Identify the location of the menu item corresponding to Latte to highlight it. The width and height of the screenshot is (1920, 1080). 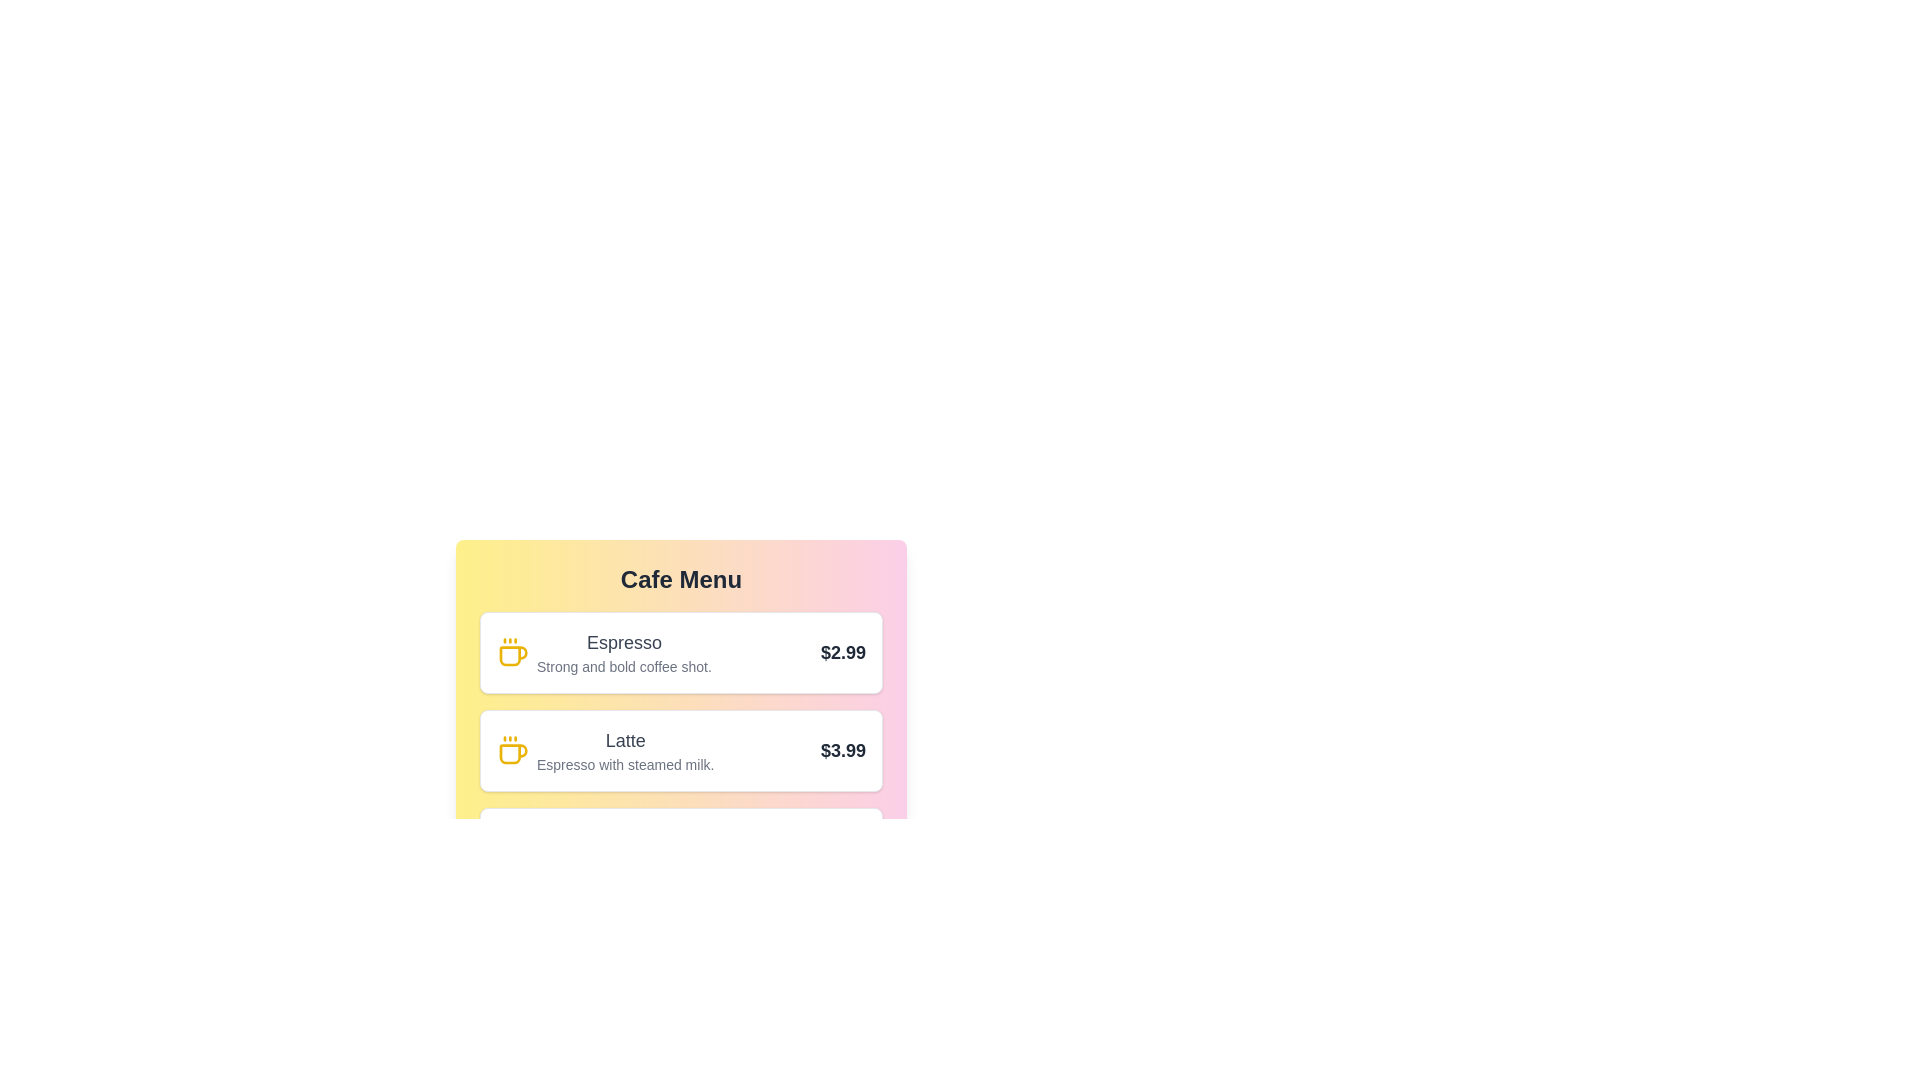
(681, 751).